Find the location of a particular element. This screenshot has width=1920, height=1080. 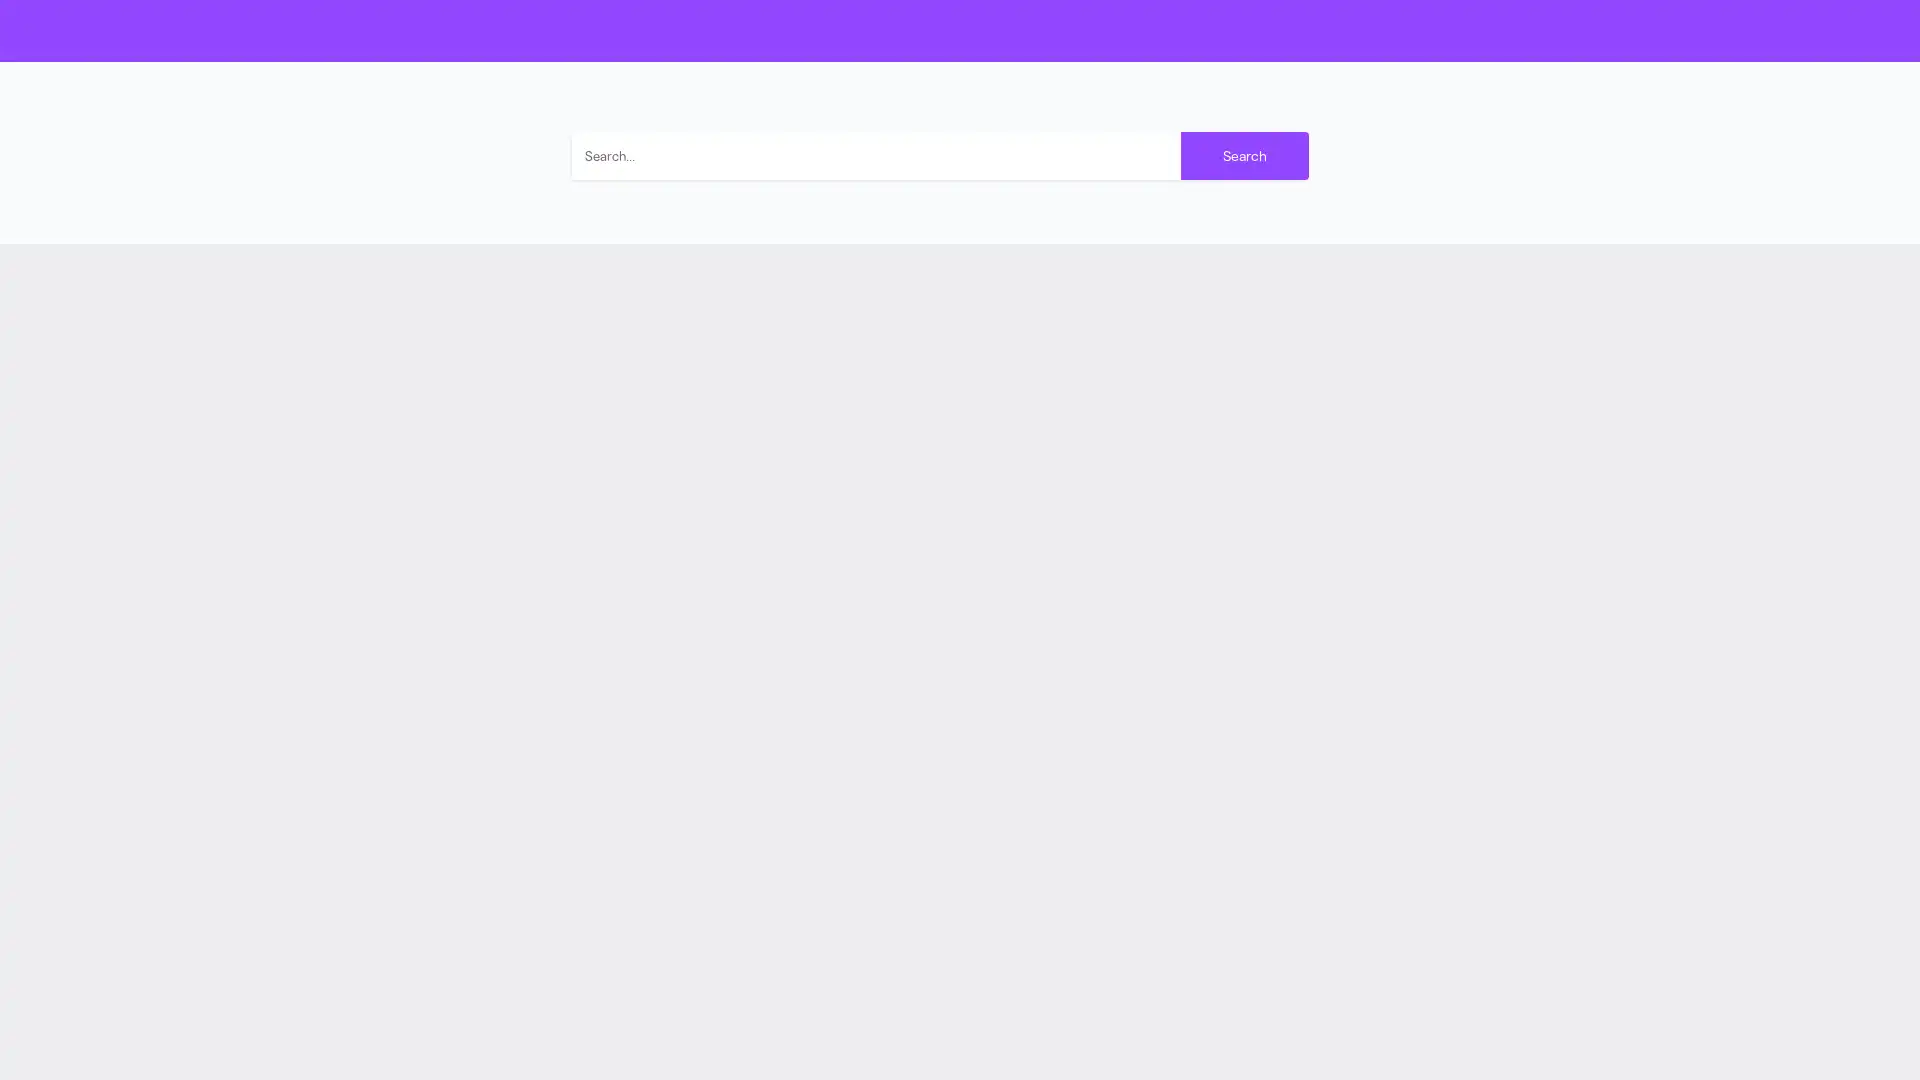

Follow us on Twitter is located at coordinates (1371, 703).